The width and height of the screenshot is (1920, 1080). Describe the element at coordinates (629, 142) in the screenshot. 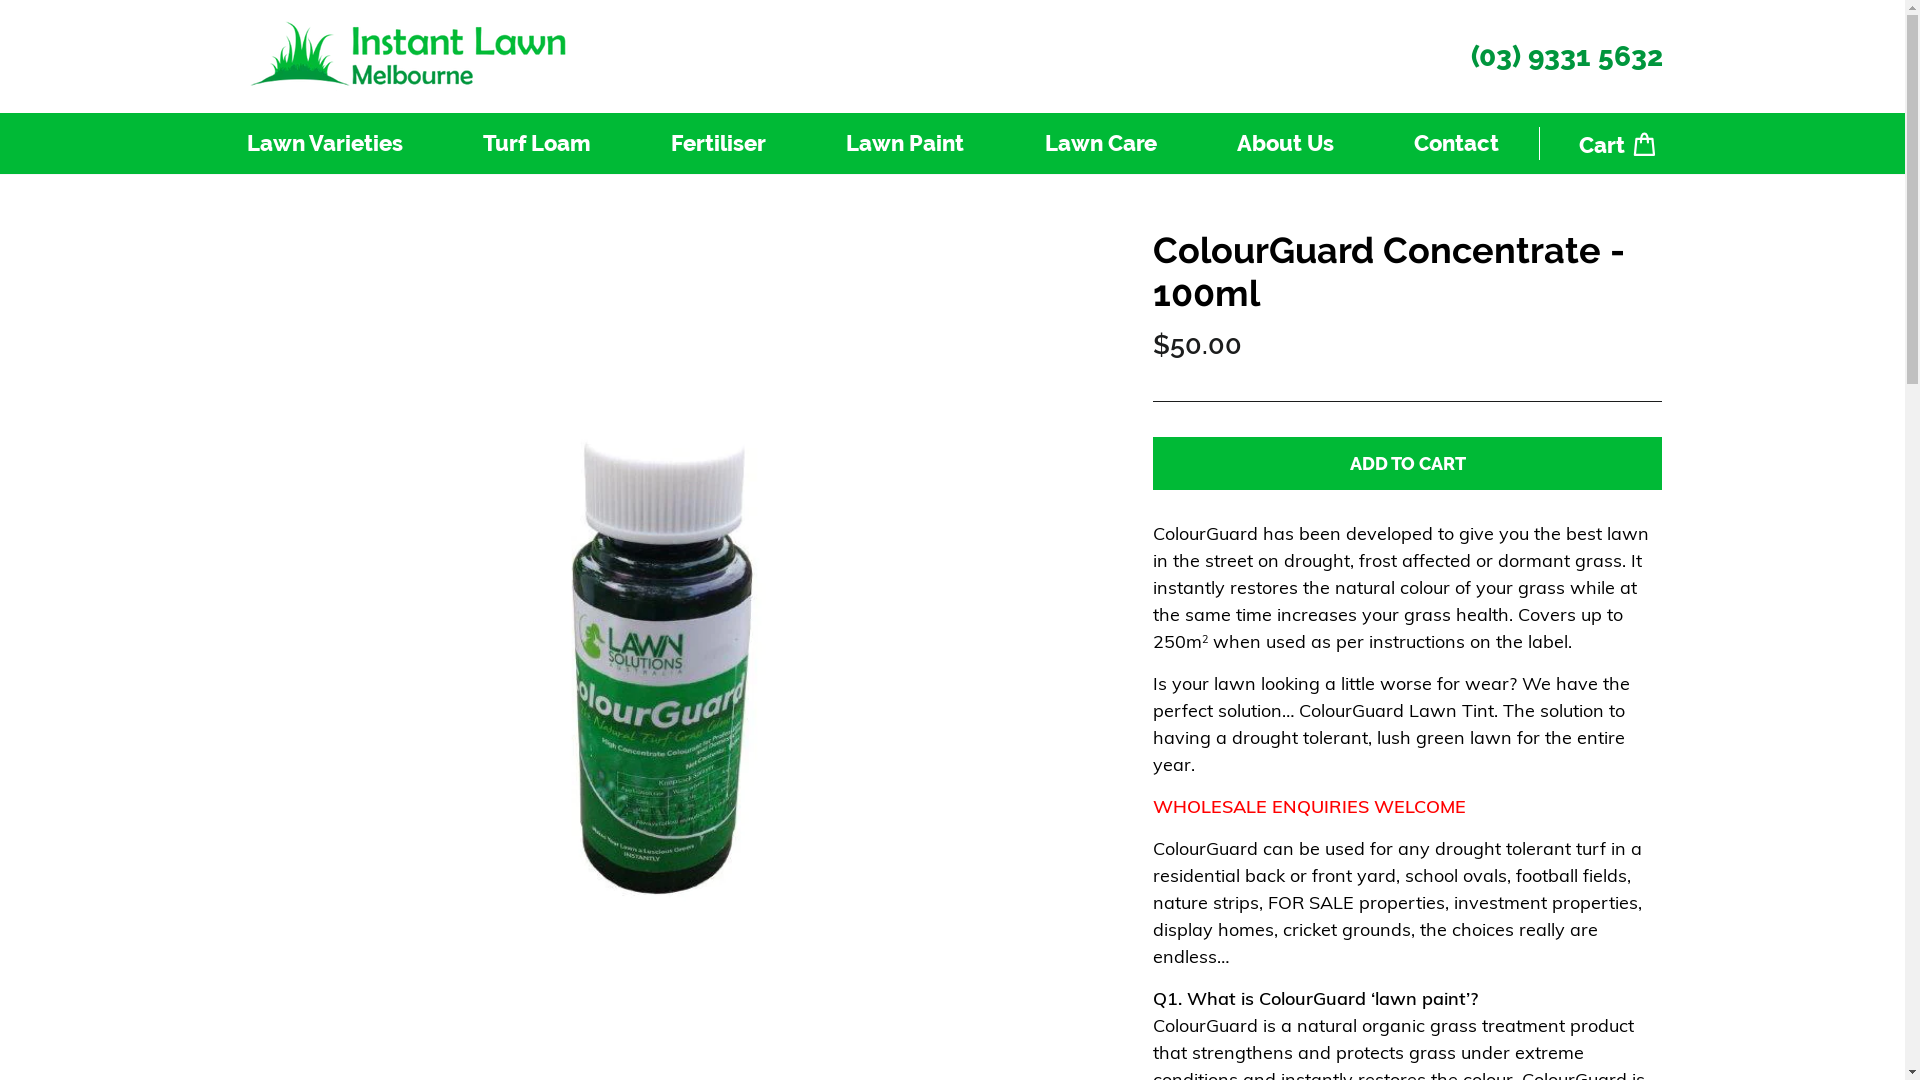

I see `'Fertiliser'` at that location.